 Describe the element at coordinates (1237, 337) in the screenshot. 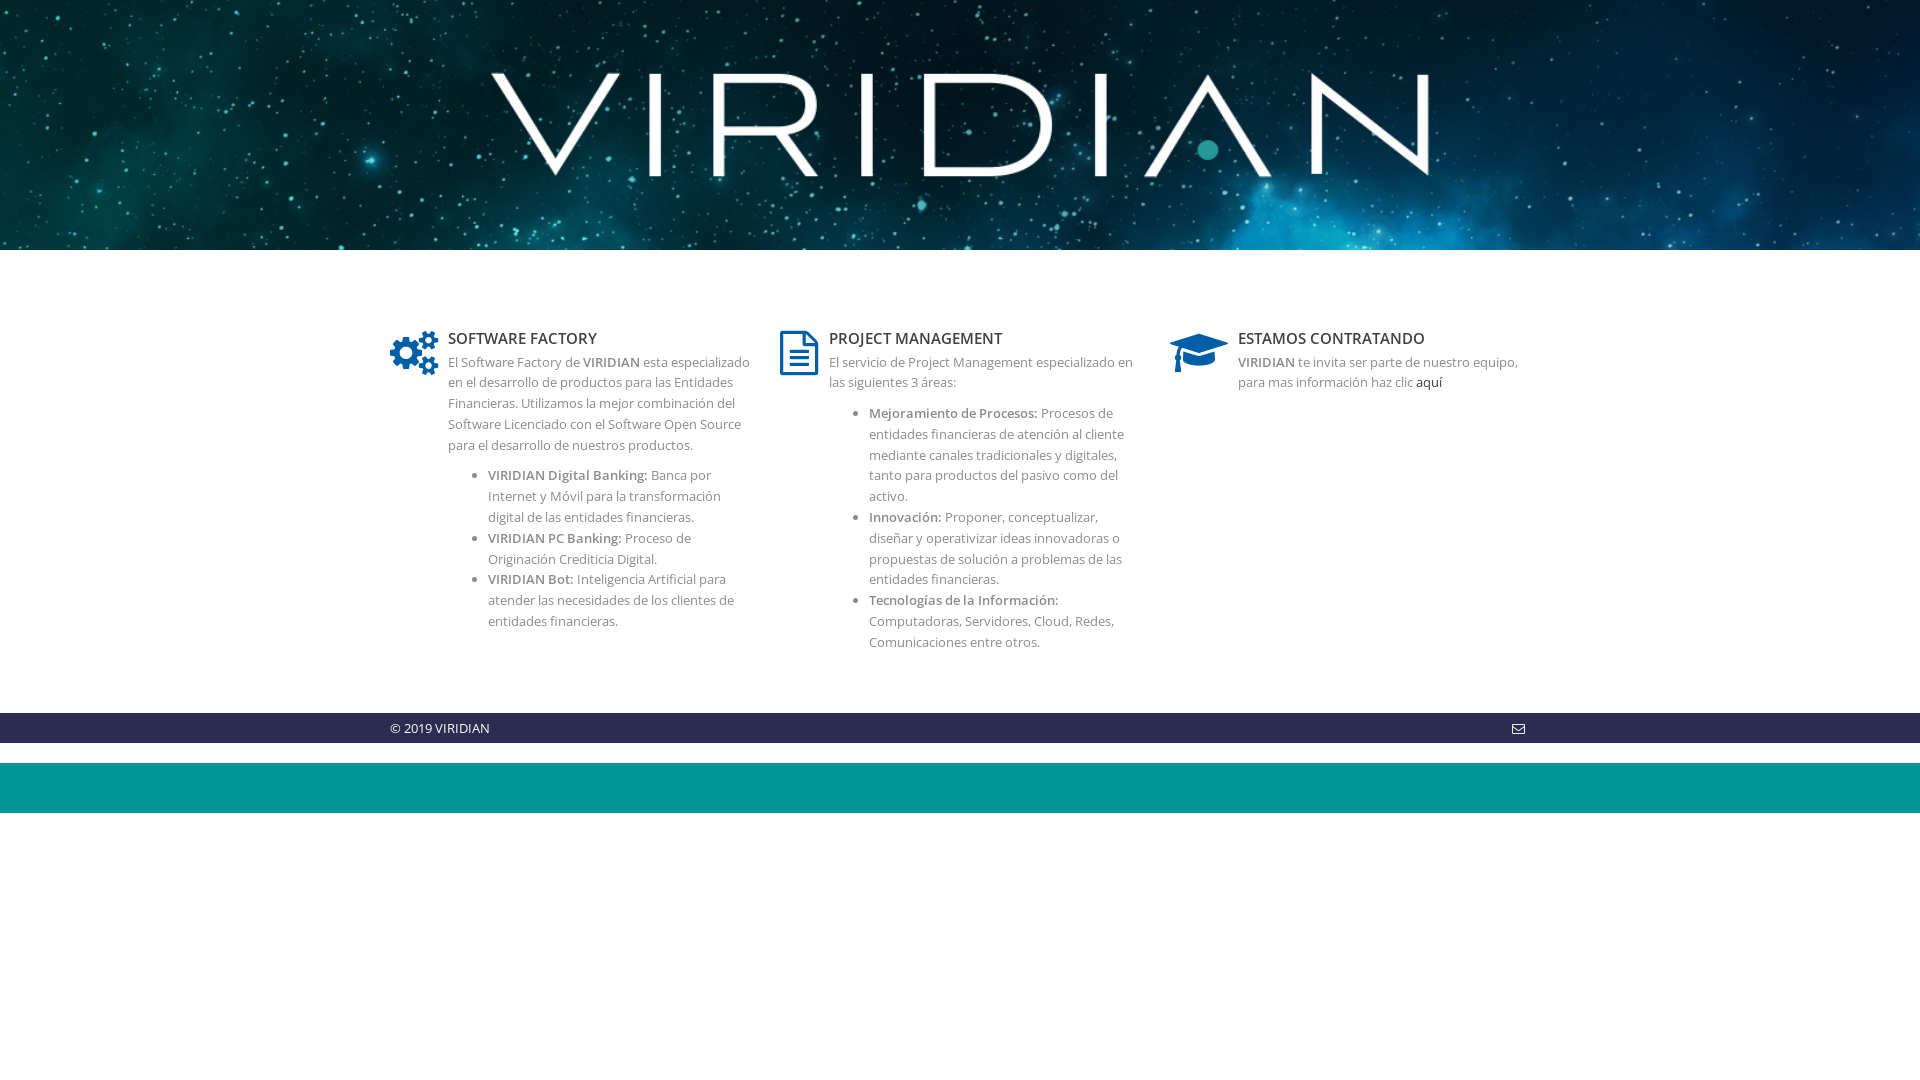

I see `'ESTAMOS CONTRATANDO'` at that location.